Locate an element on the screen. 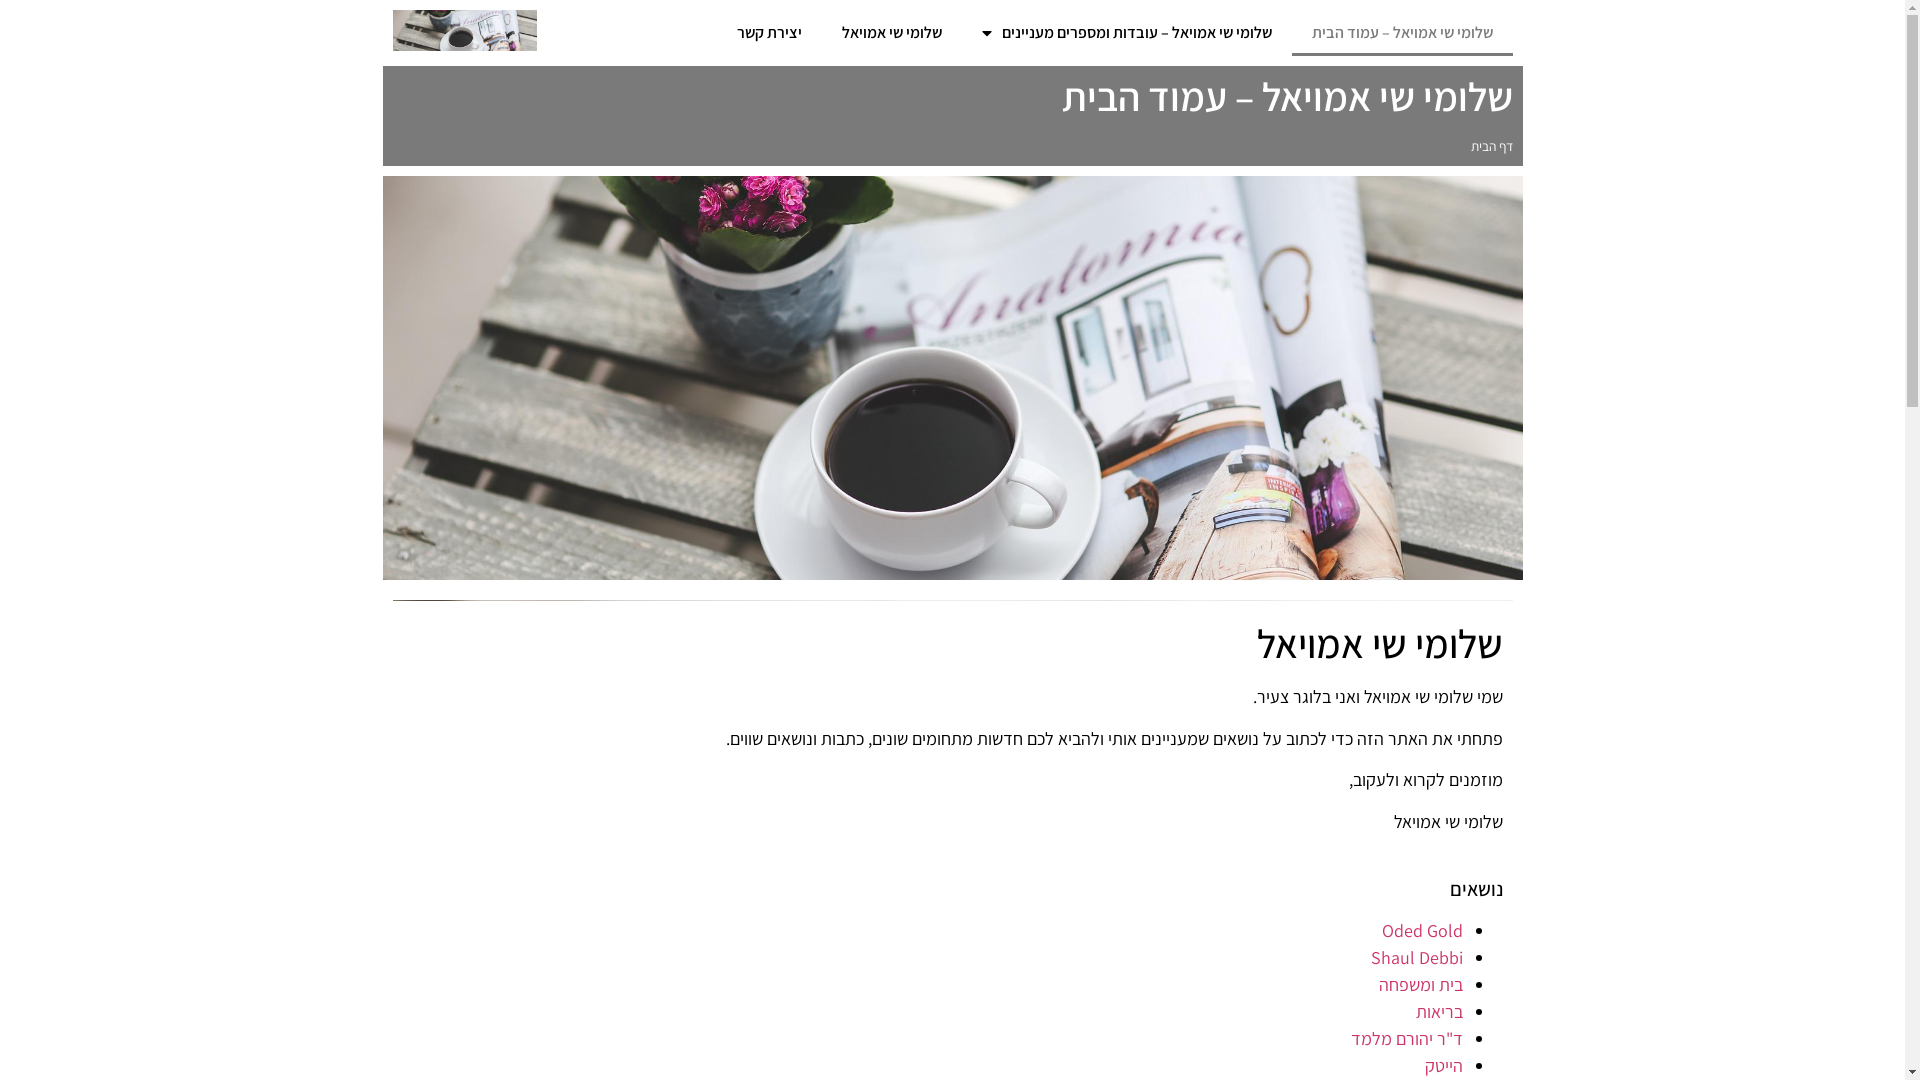 The height and width of the screenshot is (1080, 1920). 'Oded Gold' is located at coordinates (1421, 930).